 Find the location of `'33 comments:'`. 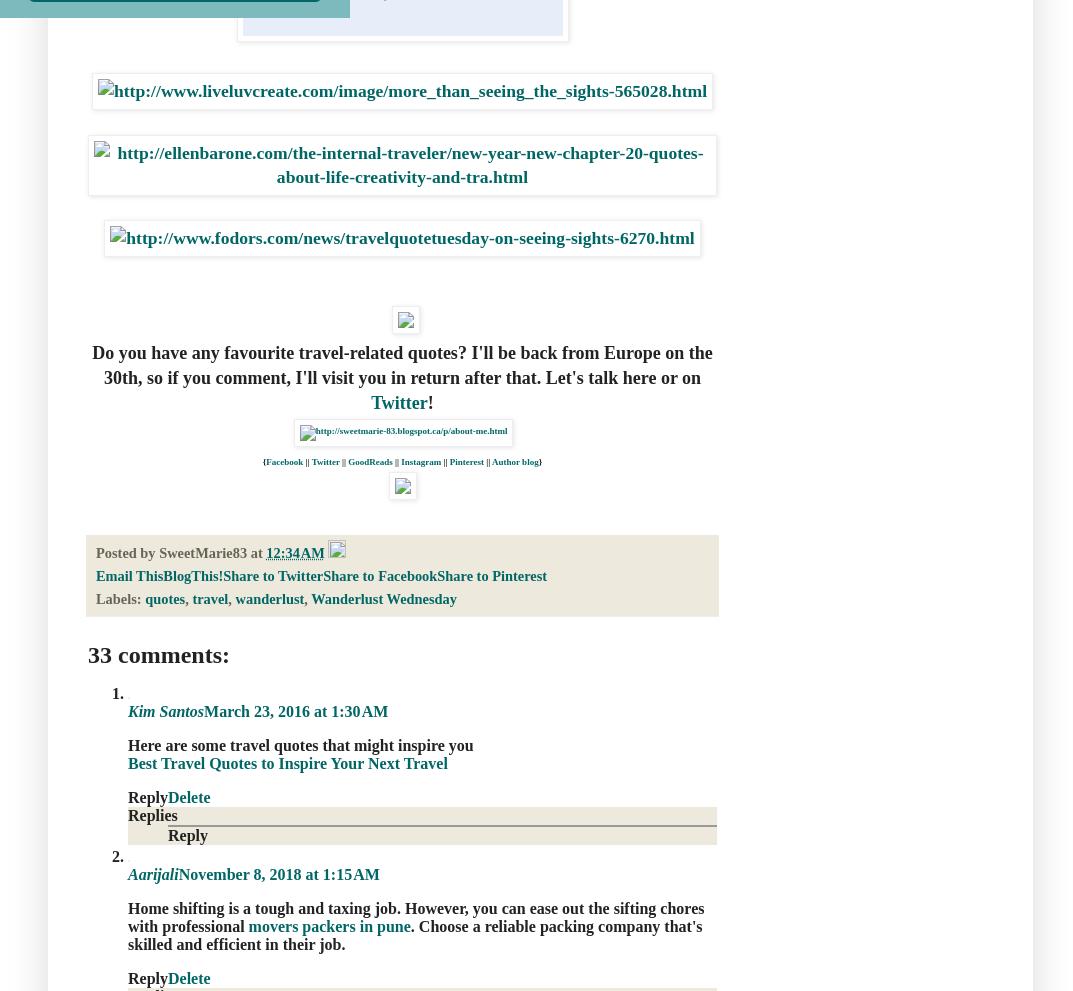

'33 comments:' is located at coordinates (157, 652).